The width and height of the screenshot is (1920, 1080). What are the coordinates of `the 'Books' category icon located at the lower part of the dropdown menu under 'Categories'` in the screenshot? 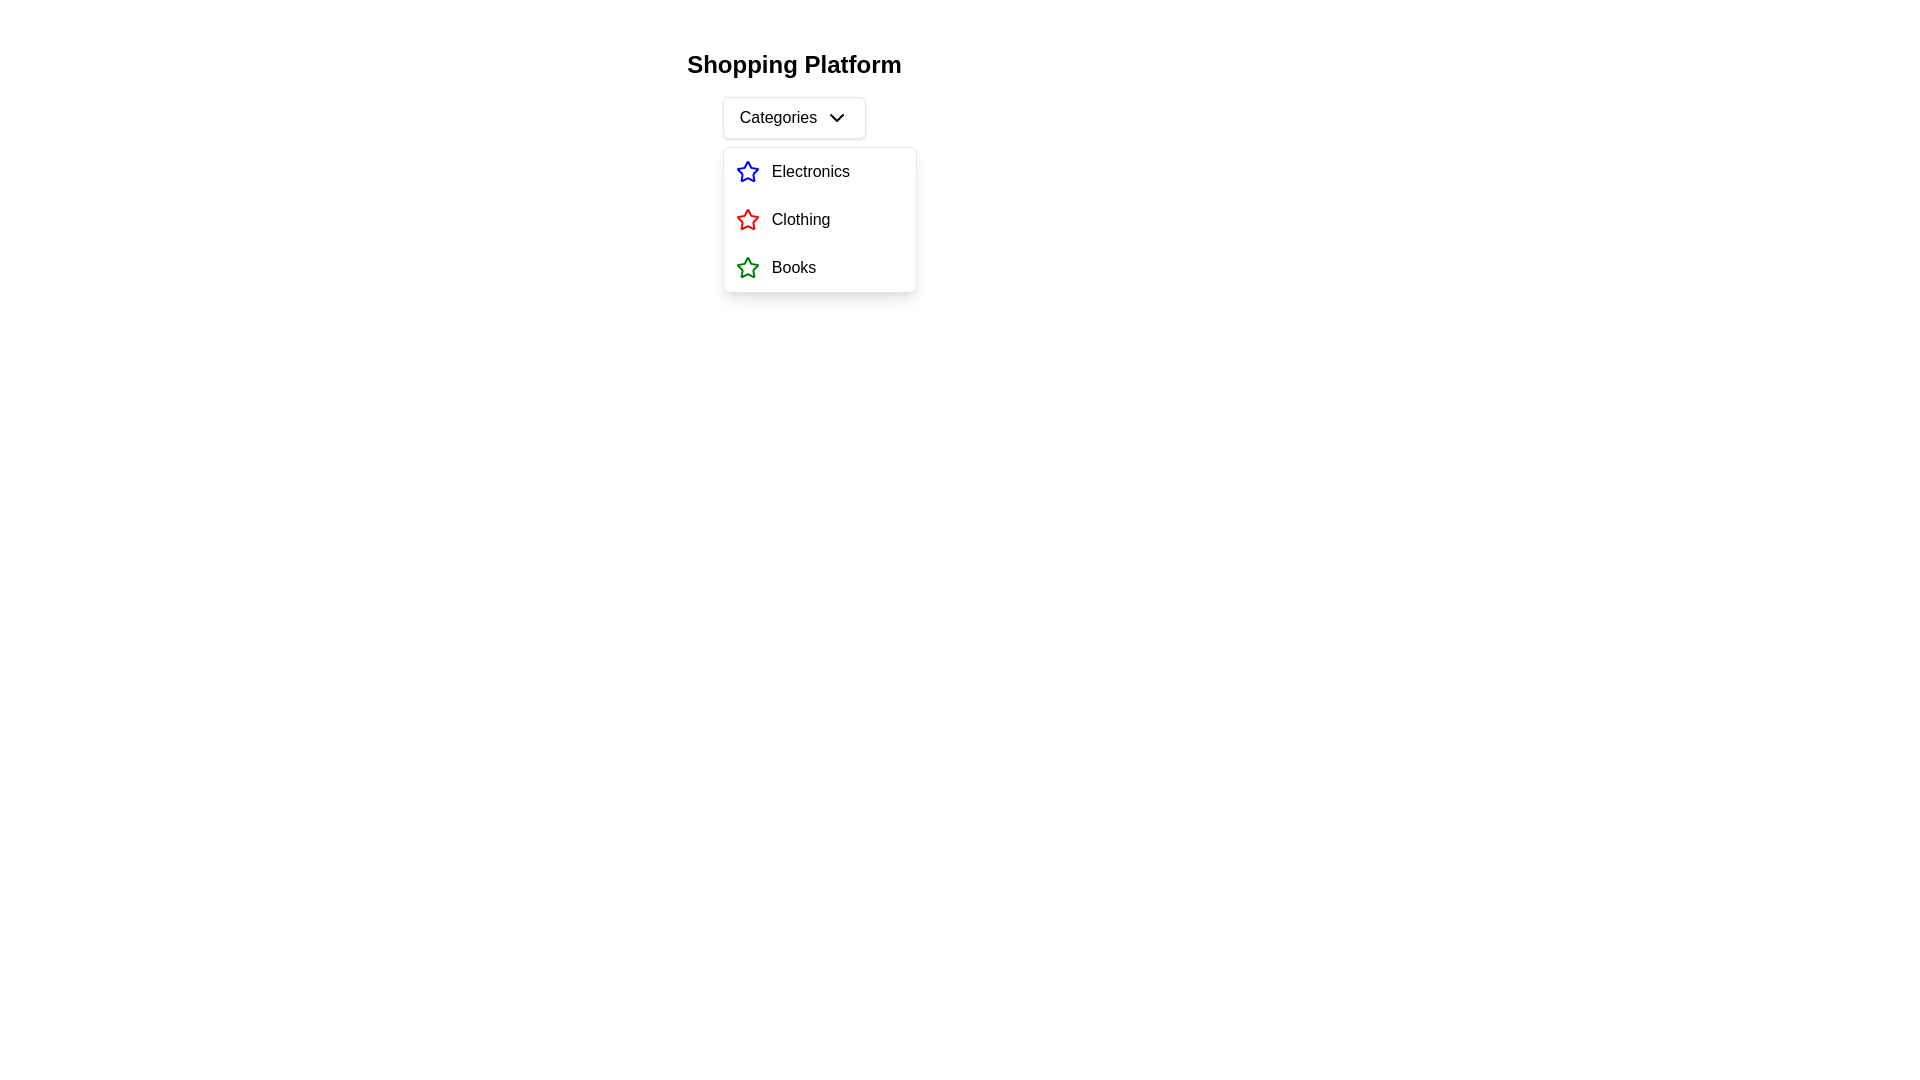 It's located at (746, 266).